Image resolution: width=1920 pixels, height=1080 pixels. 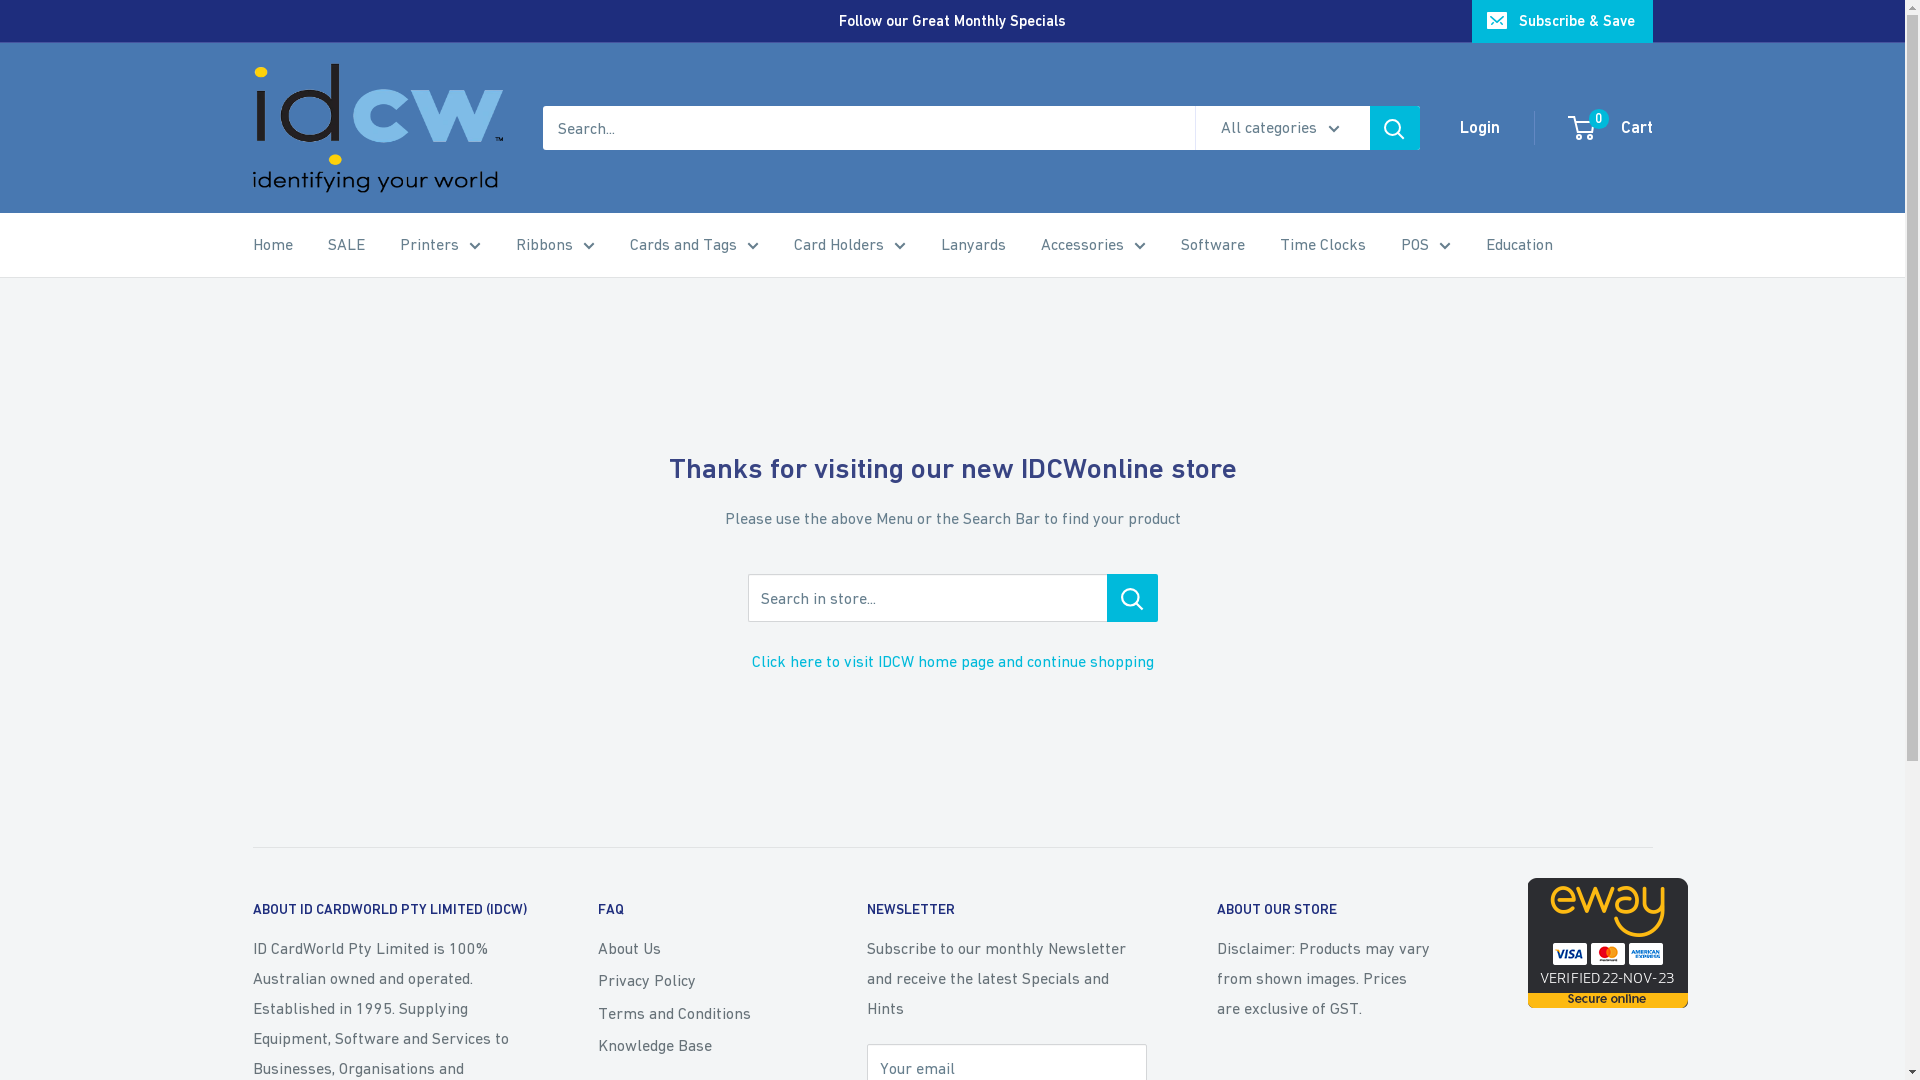 What do you see at coordinates (439, 244) in the screenshot?
I see `'Printers'` at bounding box center [439, 244].